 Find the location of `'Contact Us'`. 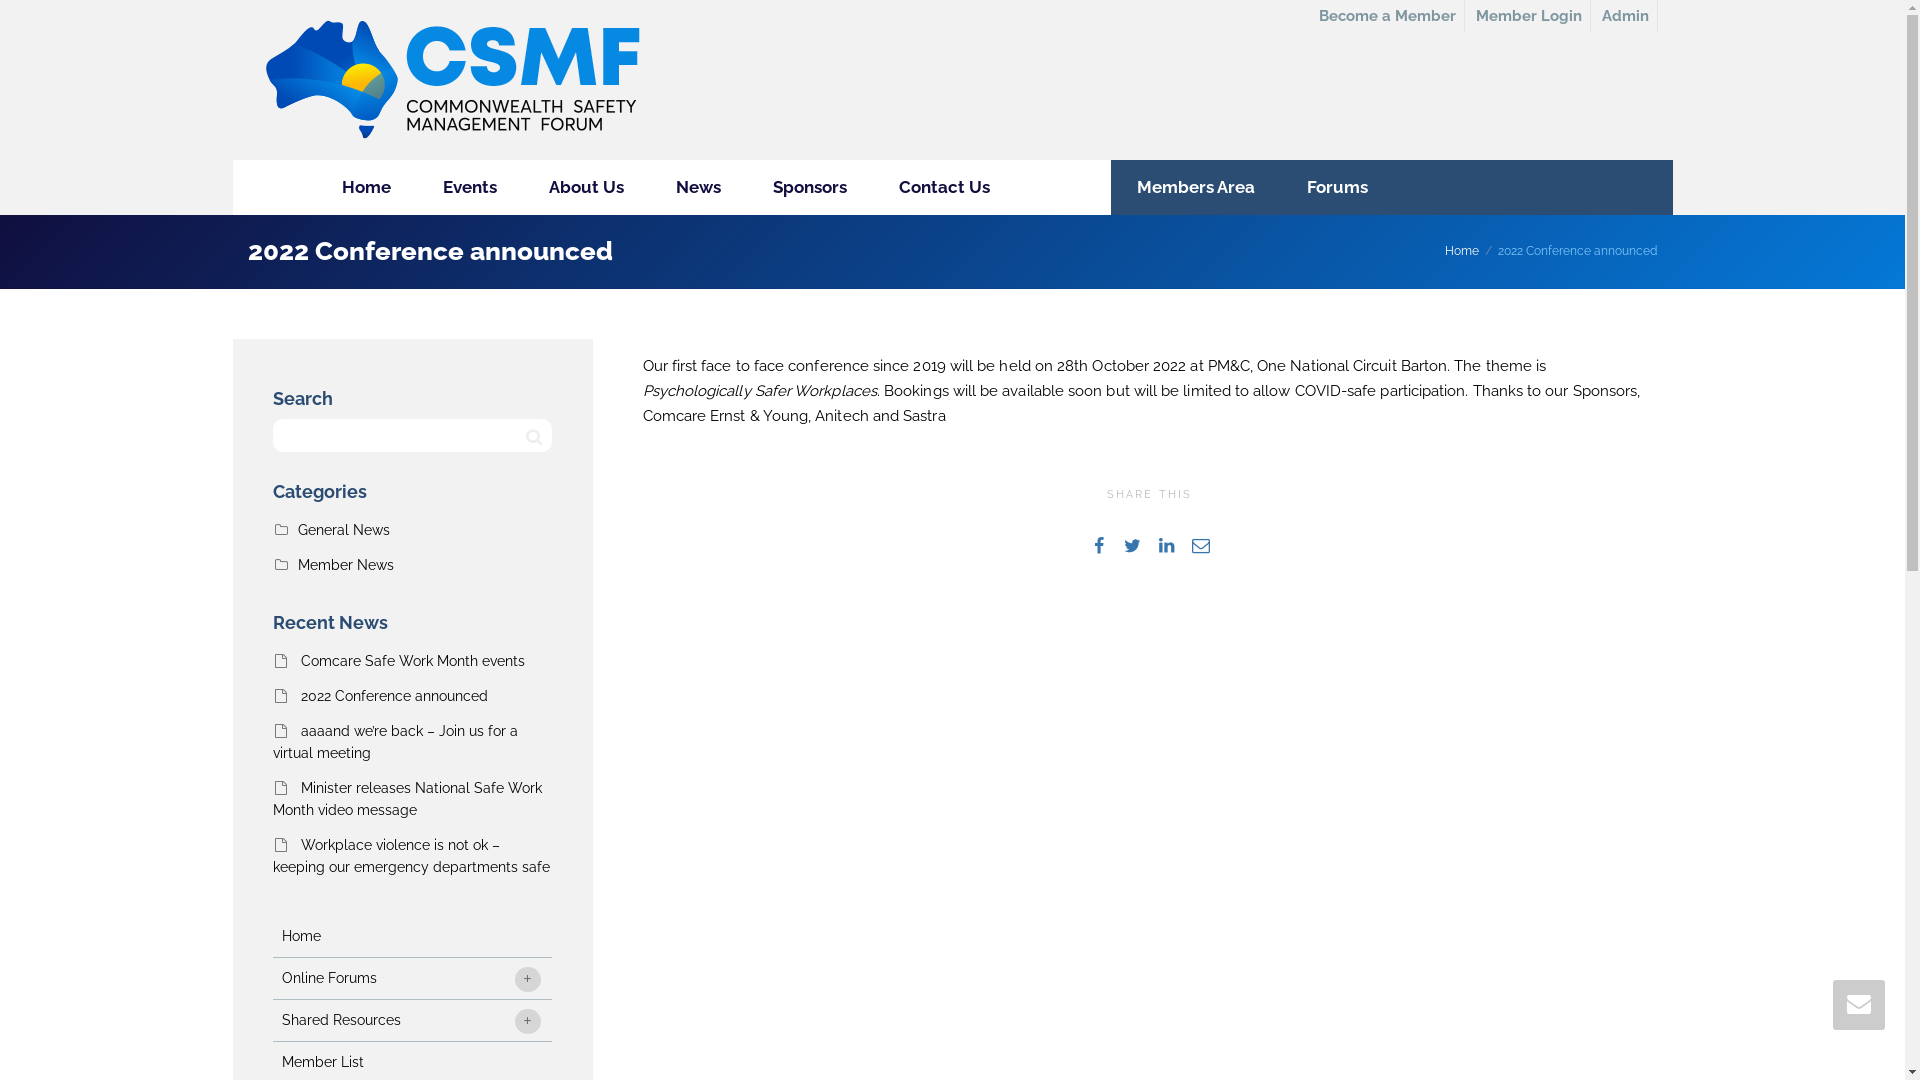

'Contact Us' is located at coordinates (942, 187).